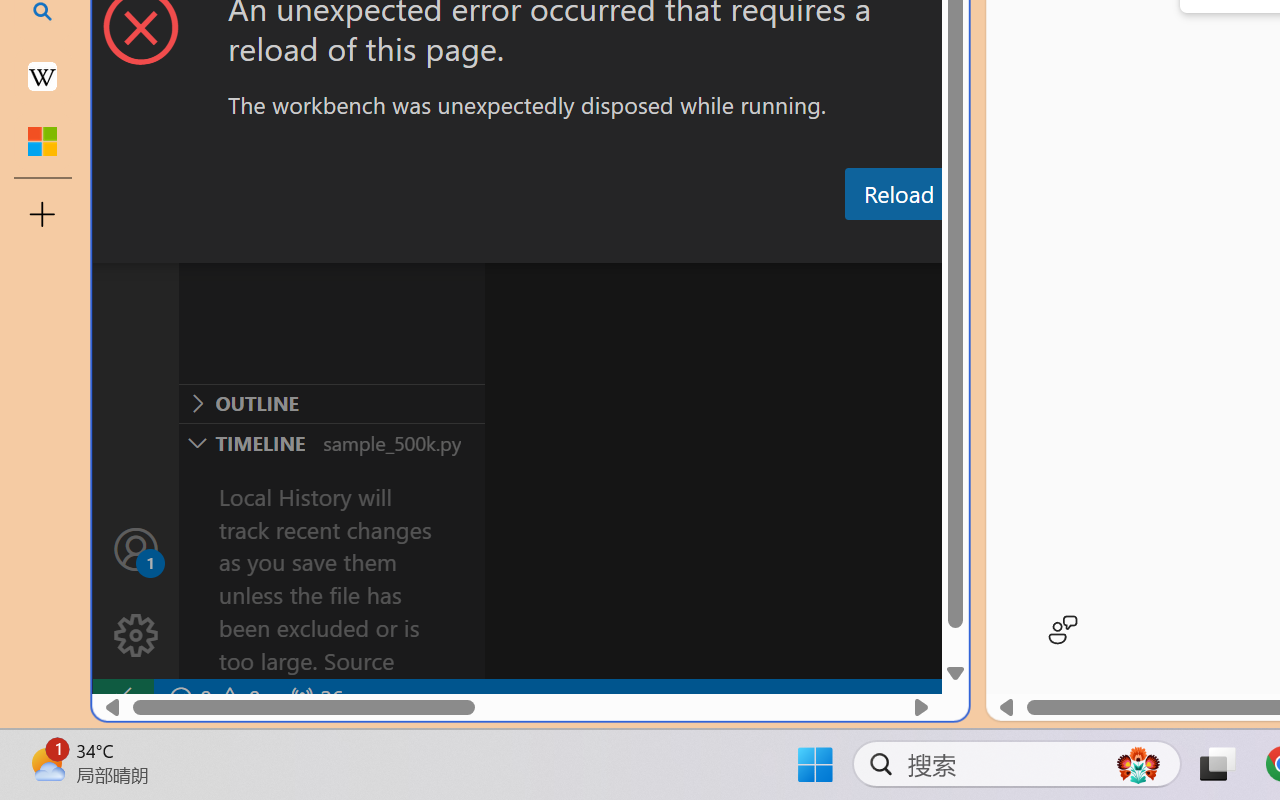 The image size is (1280, 800). What do you see at coordinates (213, 698) in the screenshot?
I see `'No Problems'` at bounding box center [213, 698].